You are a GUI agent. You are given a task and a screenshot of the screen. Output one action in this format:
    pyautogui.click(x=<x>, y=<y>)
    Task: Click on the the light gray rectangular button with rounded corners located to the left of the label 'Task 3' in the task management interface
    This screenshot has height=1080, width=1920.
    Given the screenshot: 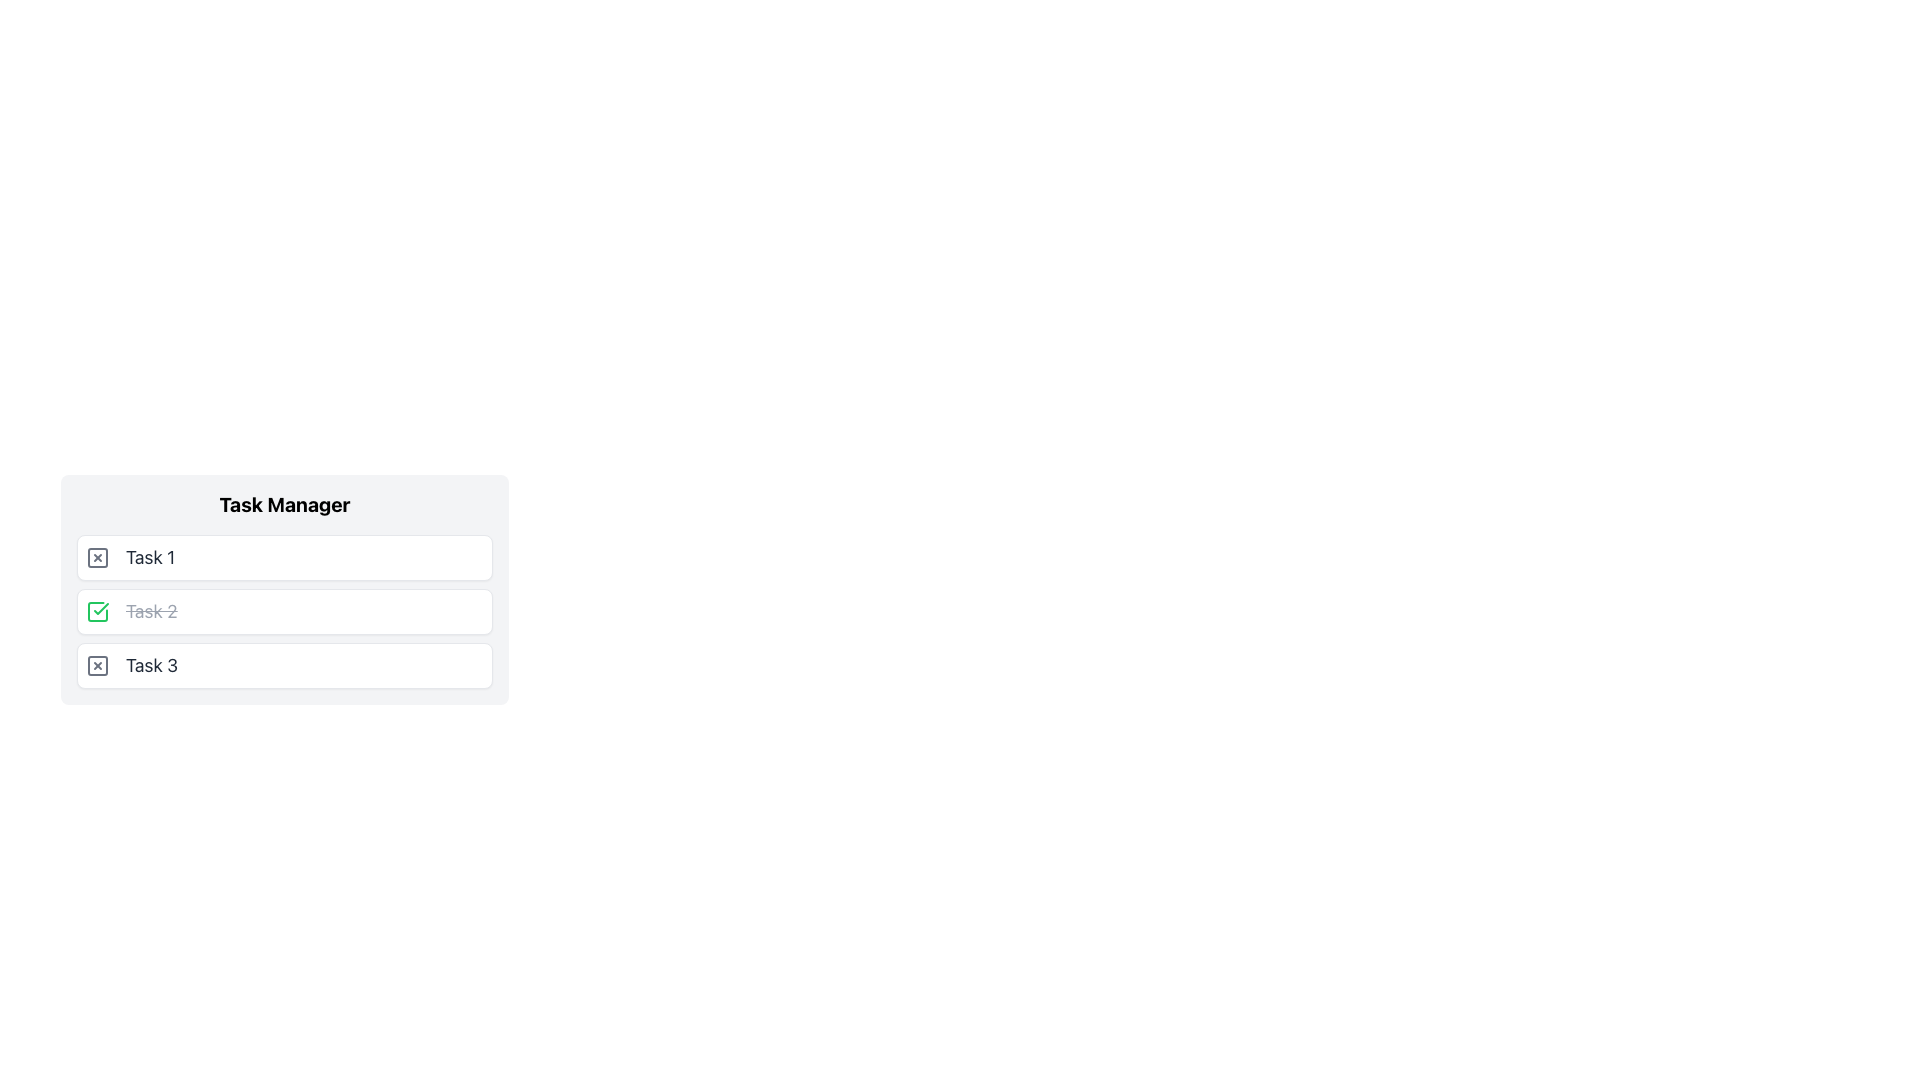 What is the action you would take?
    pyautogui.click(x=96, y=666)
    